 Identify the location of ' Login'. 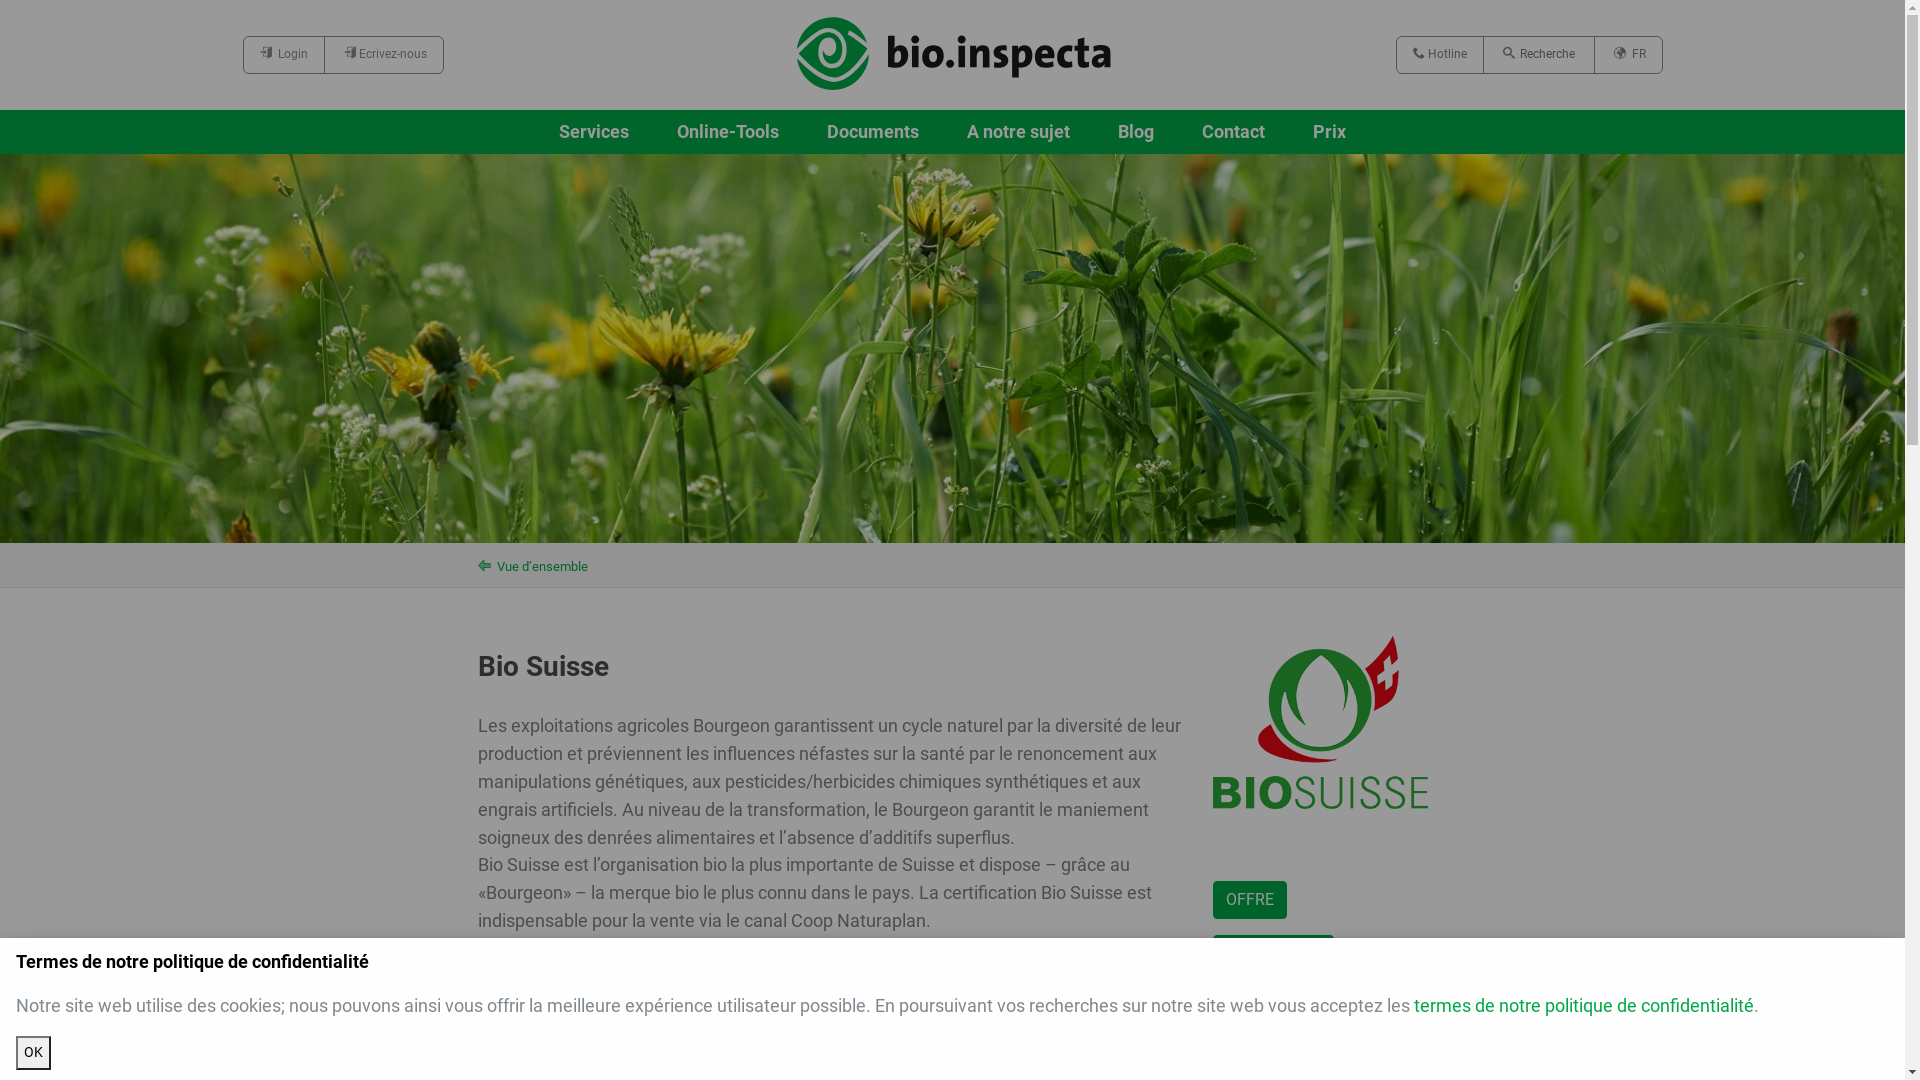
(282, 53).